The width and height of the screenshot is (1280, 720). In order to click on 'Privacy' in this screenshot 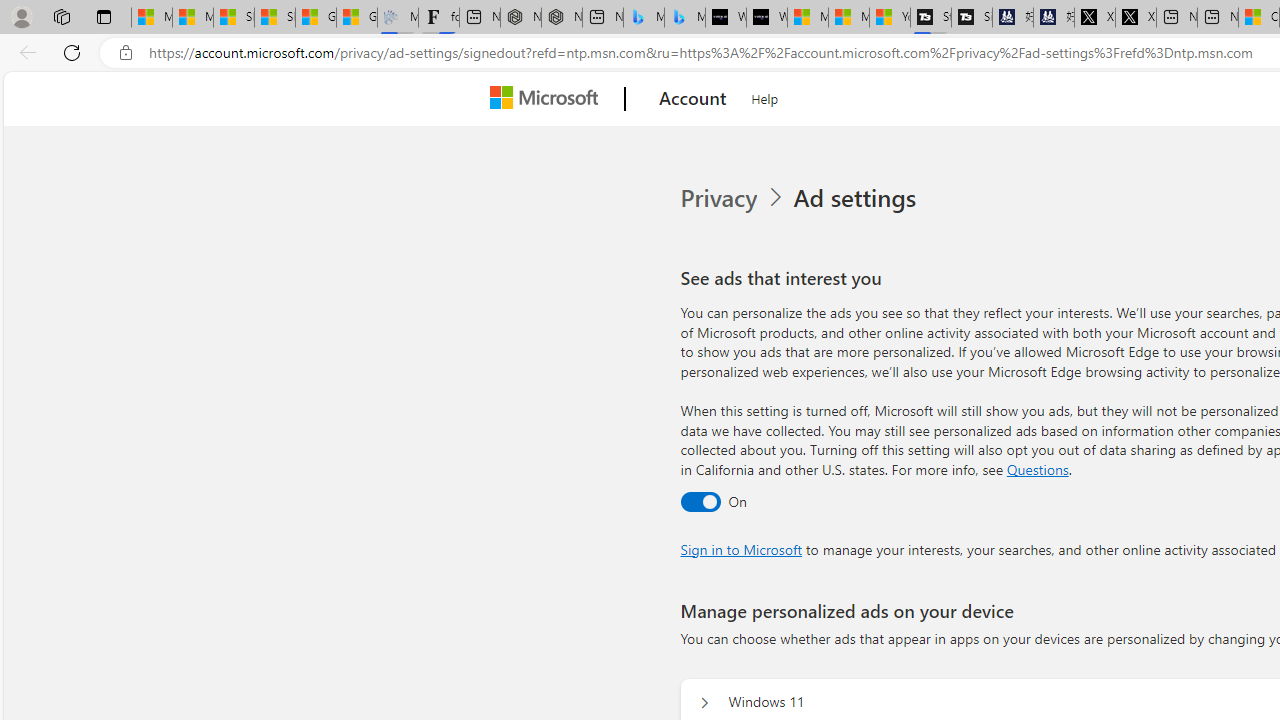, I will do `click(720, 198)`.